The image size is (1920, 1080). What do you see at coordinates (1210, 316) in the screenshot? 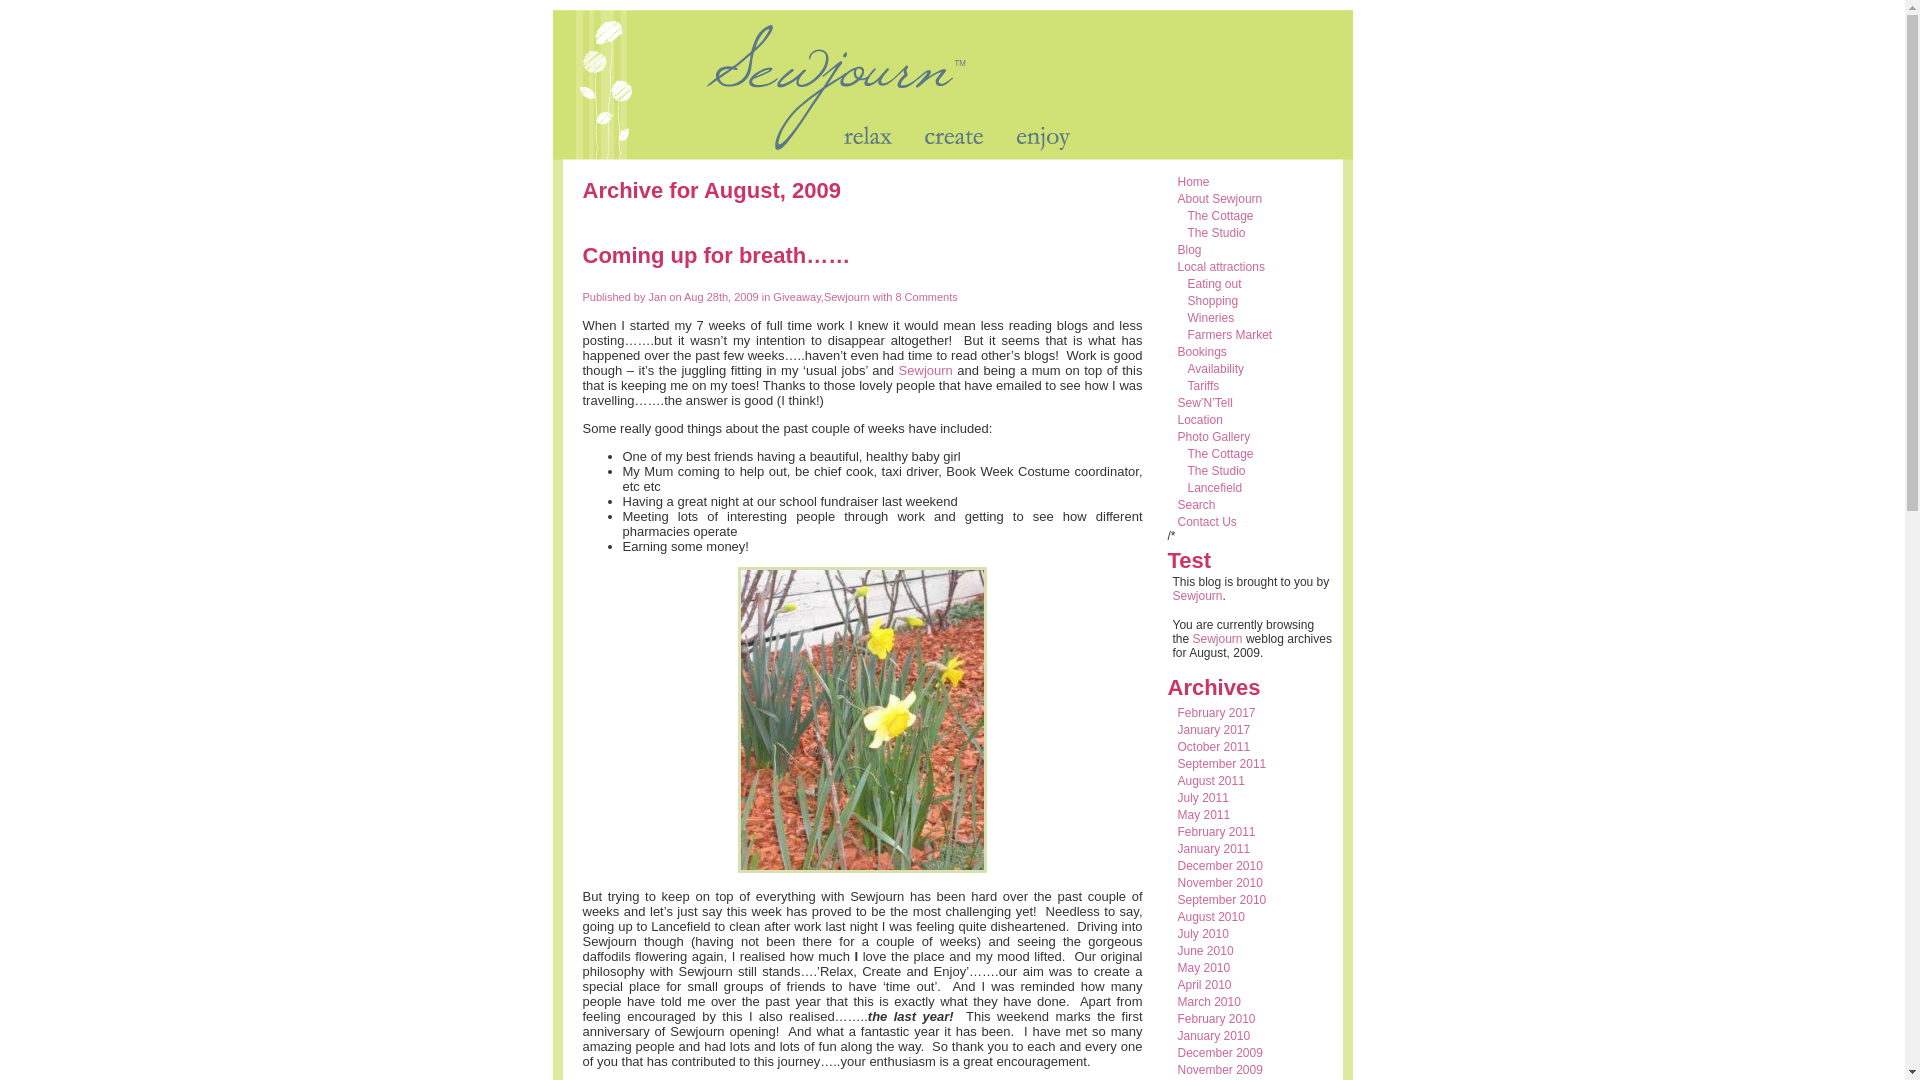
I see `'Wineries'` at bounding box center [1210, 316].